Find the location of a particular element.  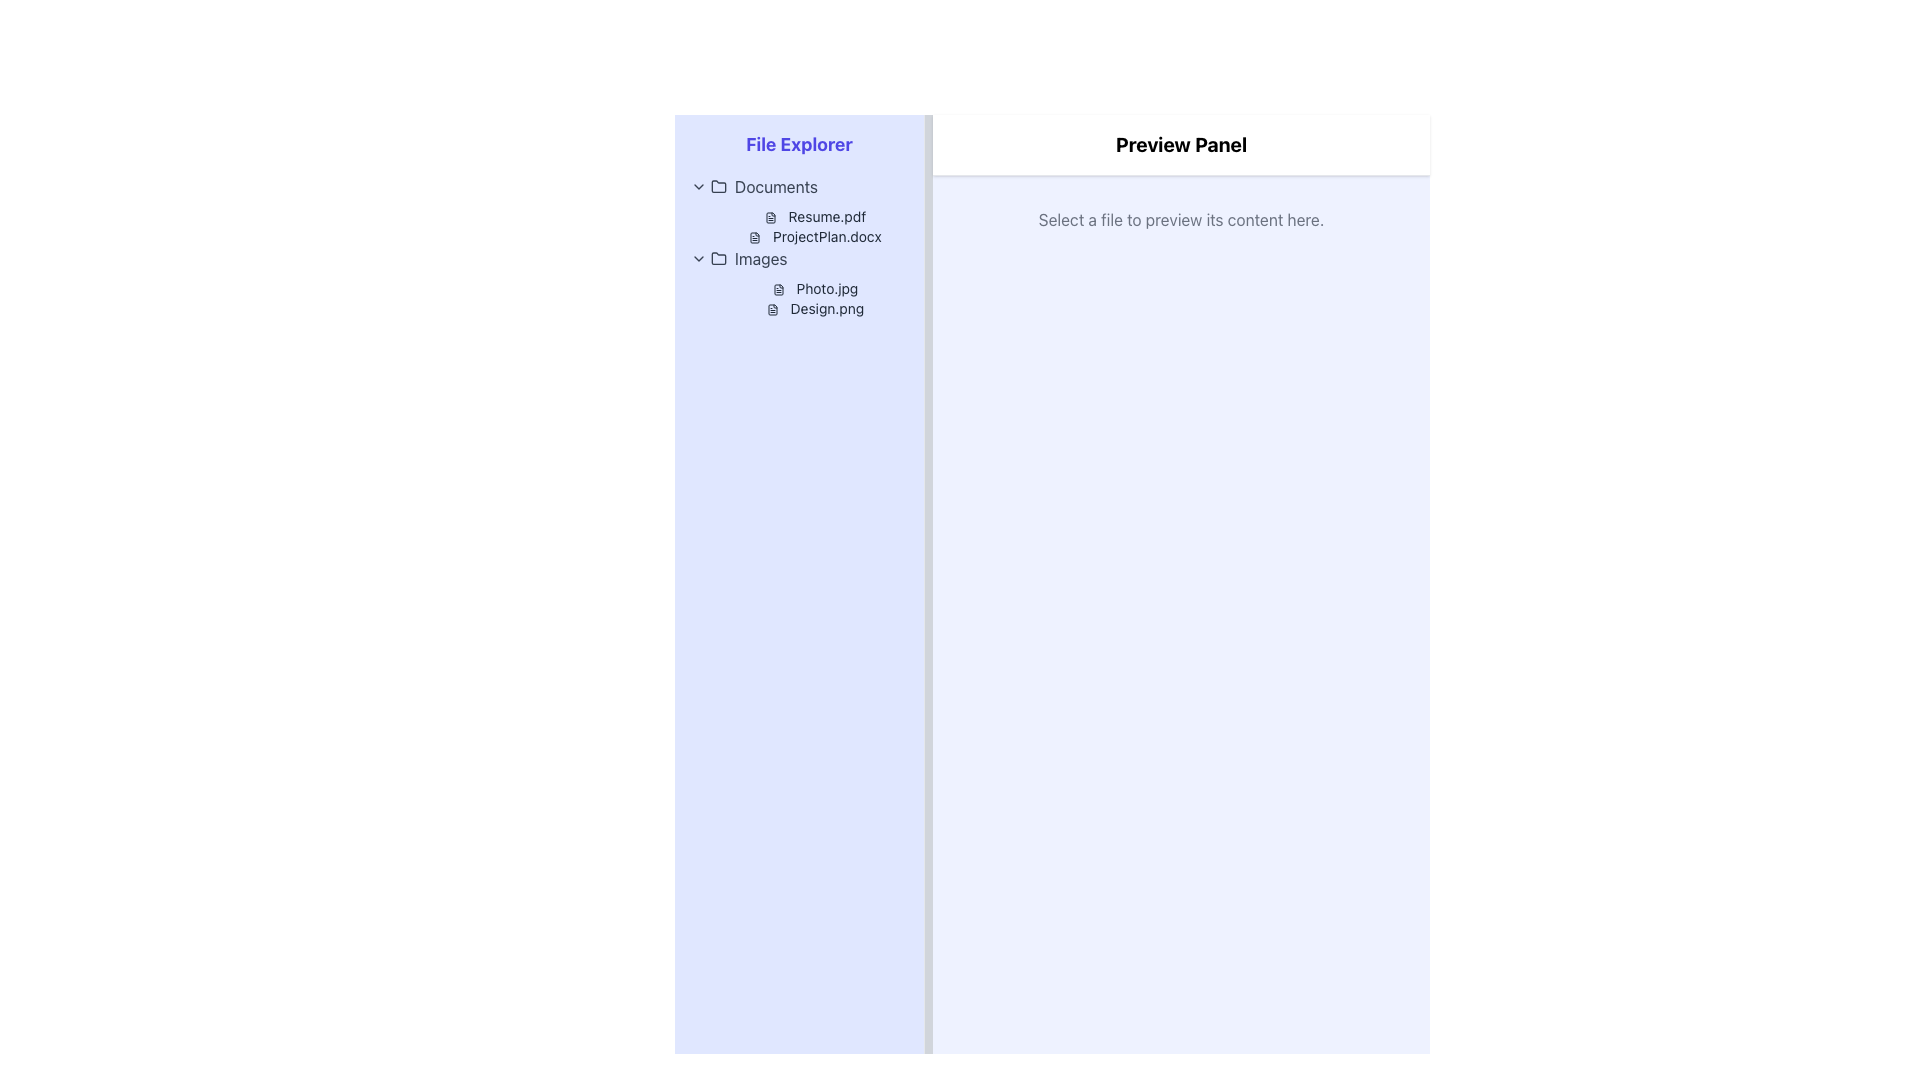

the file icon with rounded edges located immediately to the left of 'ProjectPlan.docx' in the 'File Explorer' panel is located at coordinates (754, 237).